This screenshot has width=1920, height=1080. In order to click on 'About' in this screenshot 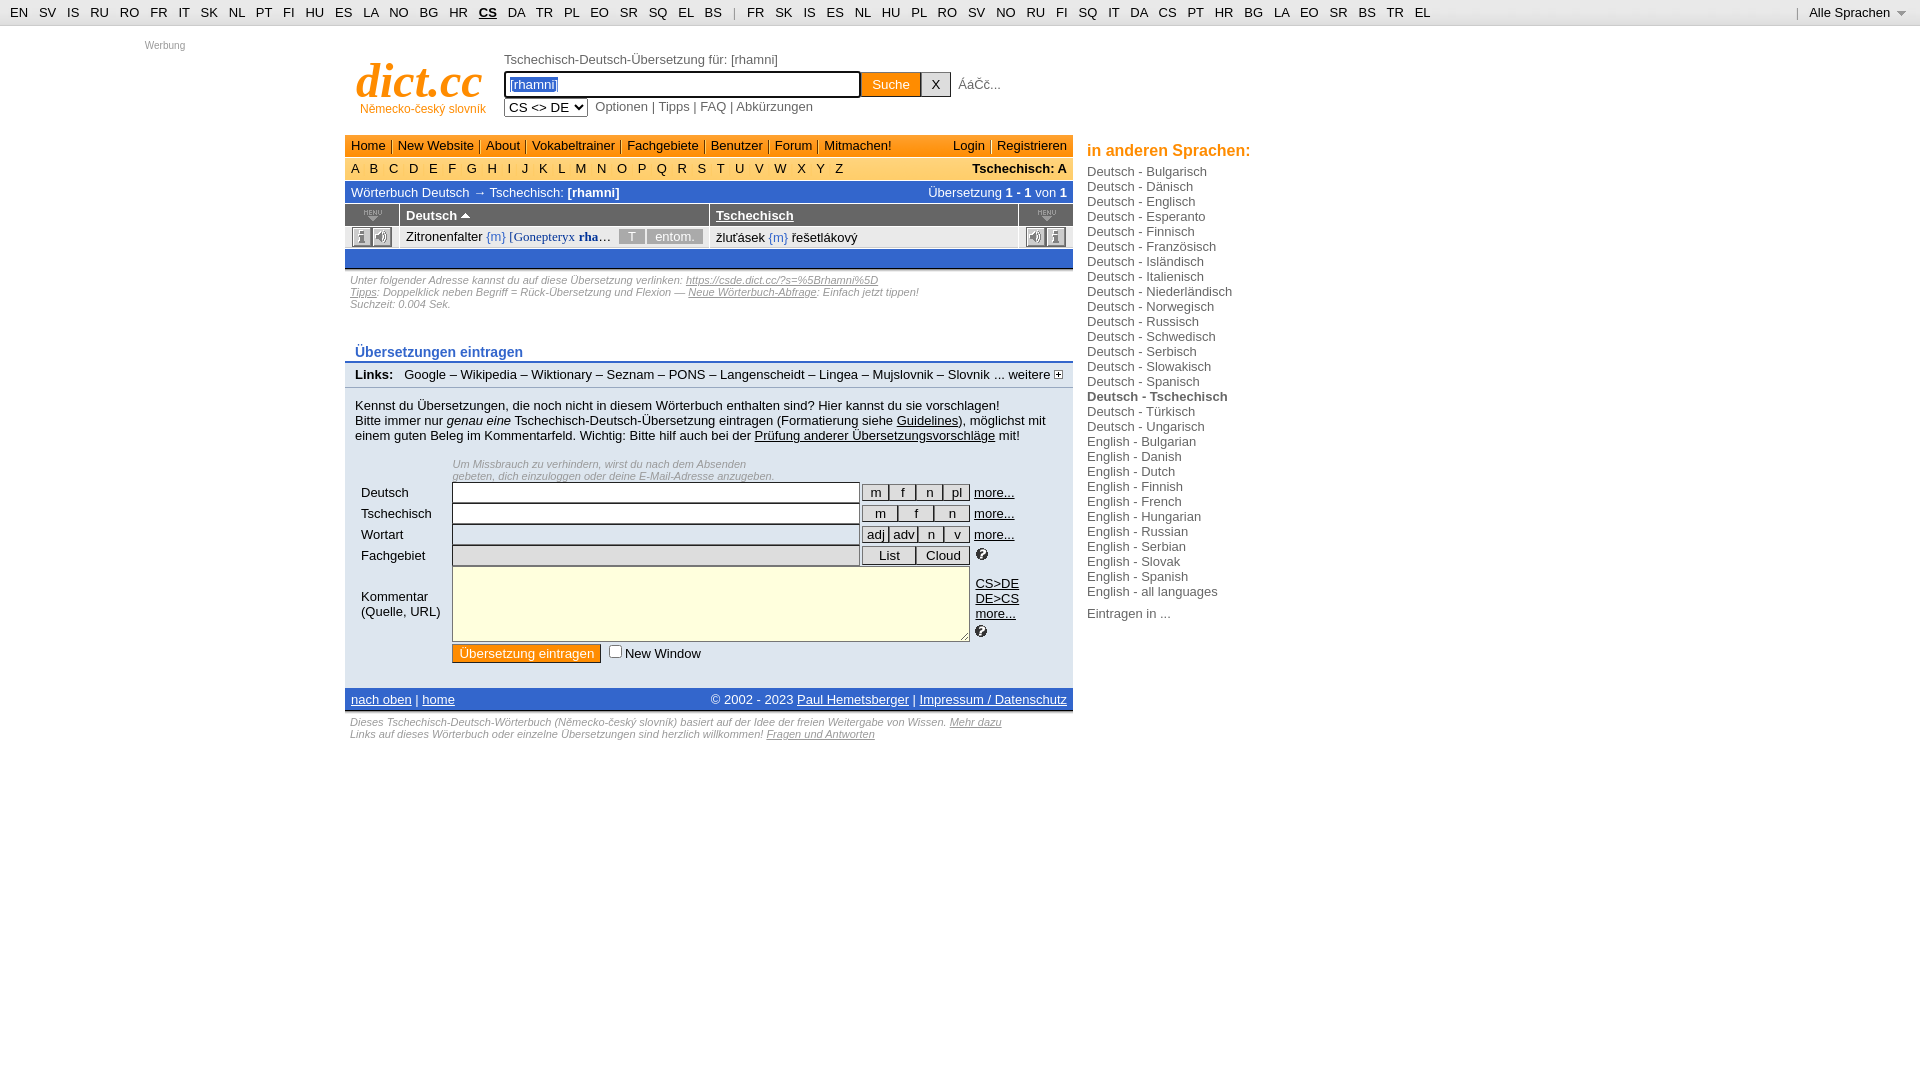, I will do `click(503, 144)`.